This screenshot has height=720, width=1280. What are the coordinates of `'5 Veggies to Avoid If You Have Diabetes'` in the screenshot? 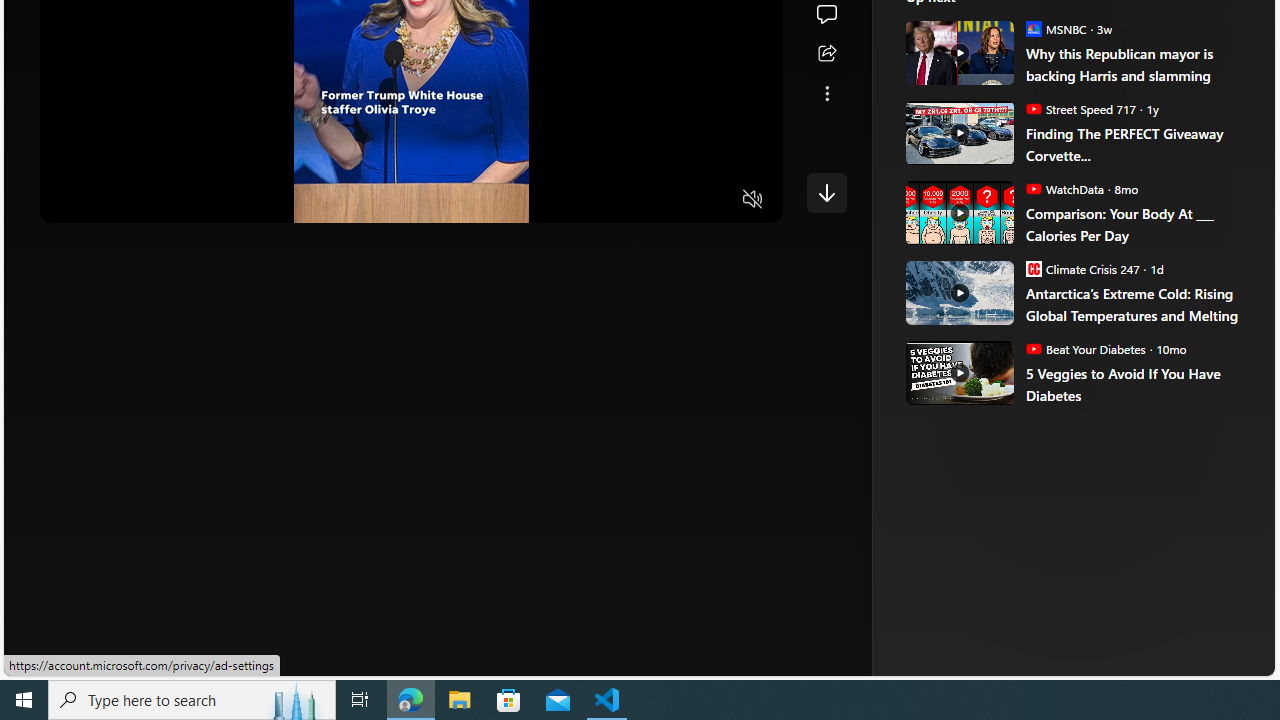 It's located at (1136, 384).